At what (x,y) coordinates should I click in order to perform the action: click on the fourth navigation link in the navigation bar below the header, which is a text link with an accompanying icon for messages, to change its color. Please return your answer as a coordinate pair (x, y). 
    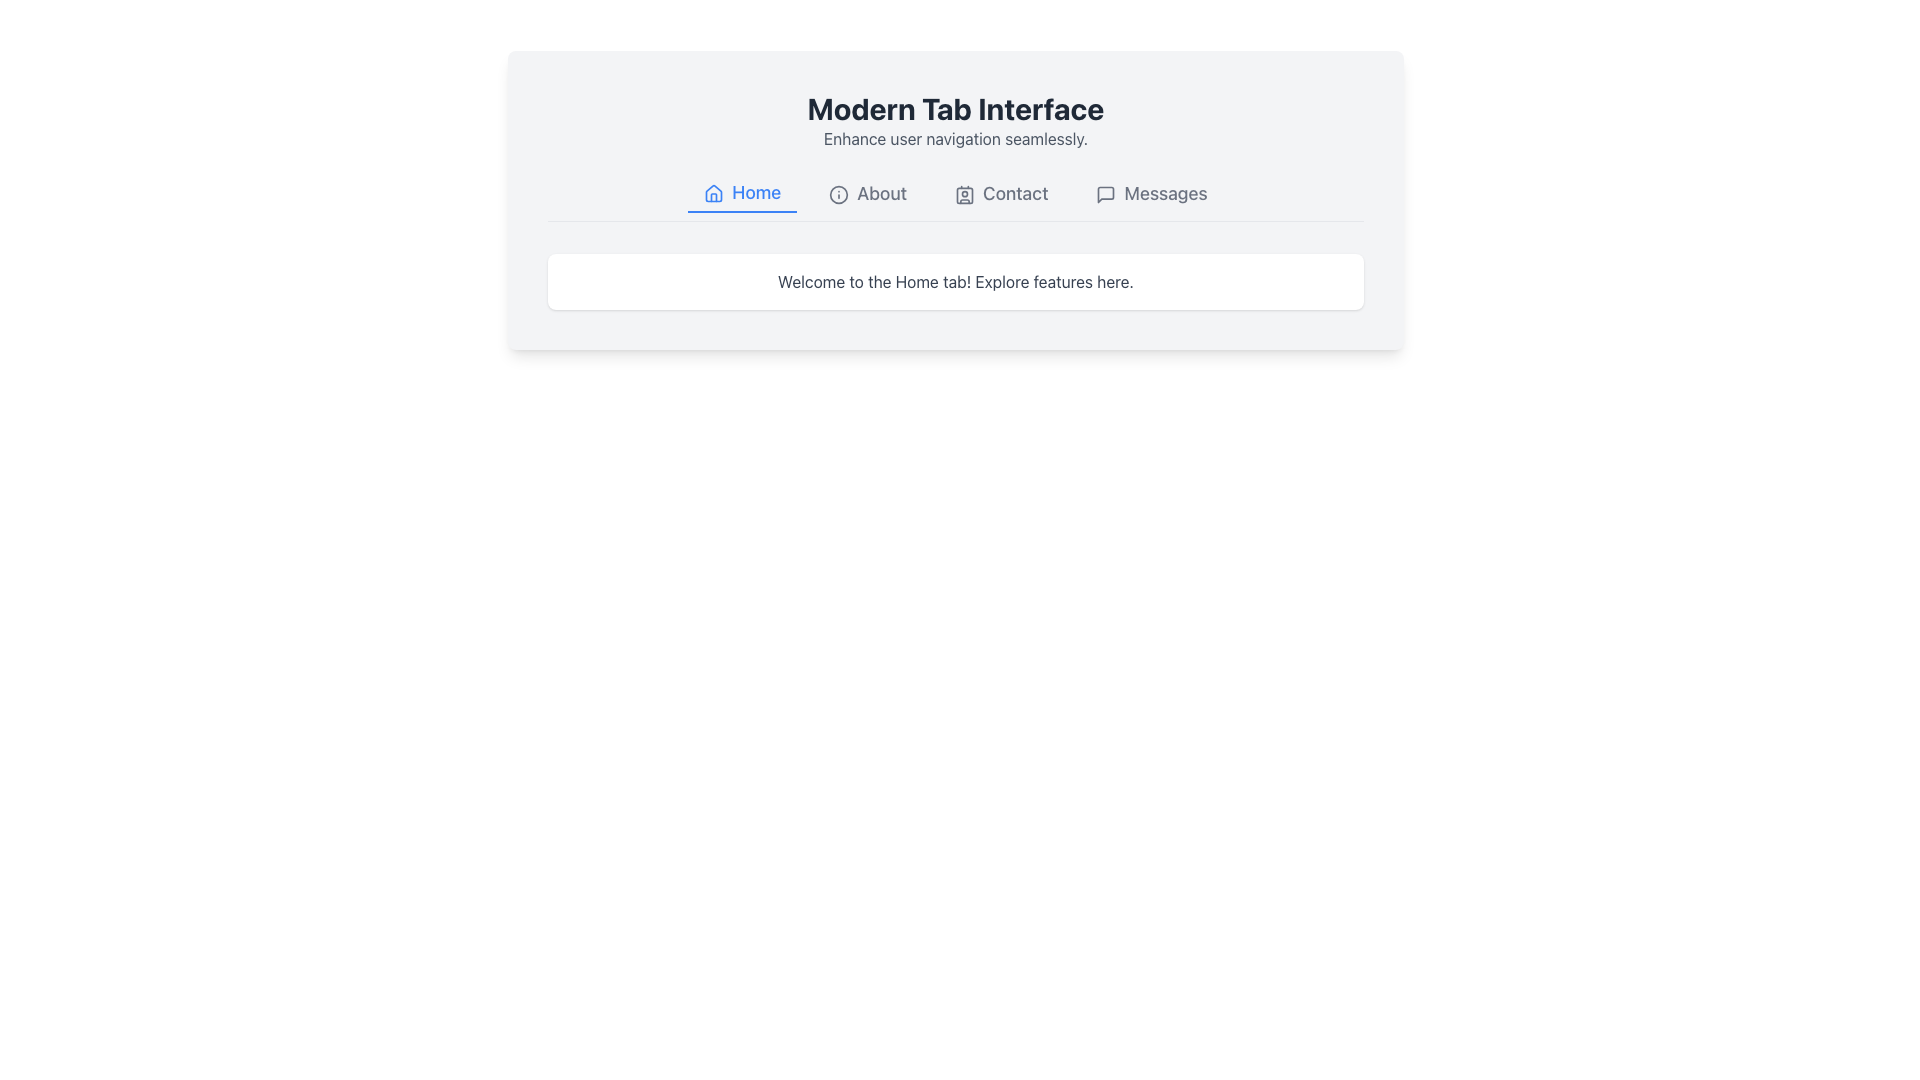
    Looking at the image, I should click on (1152, 193).